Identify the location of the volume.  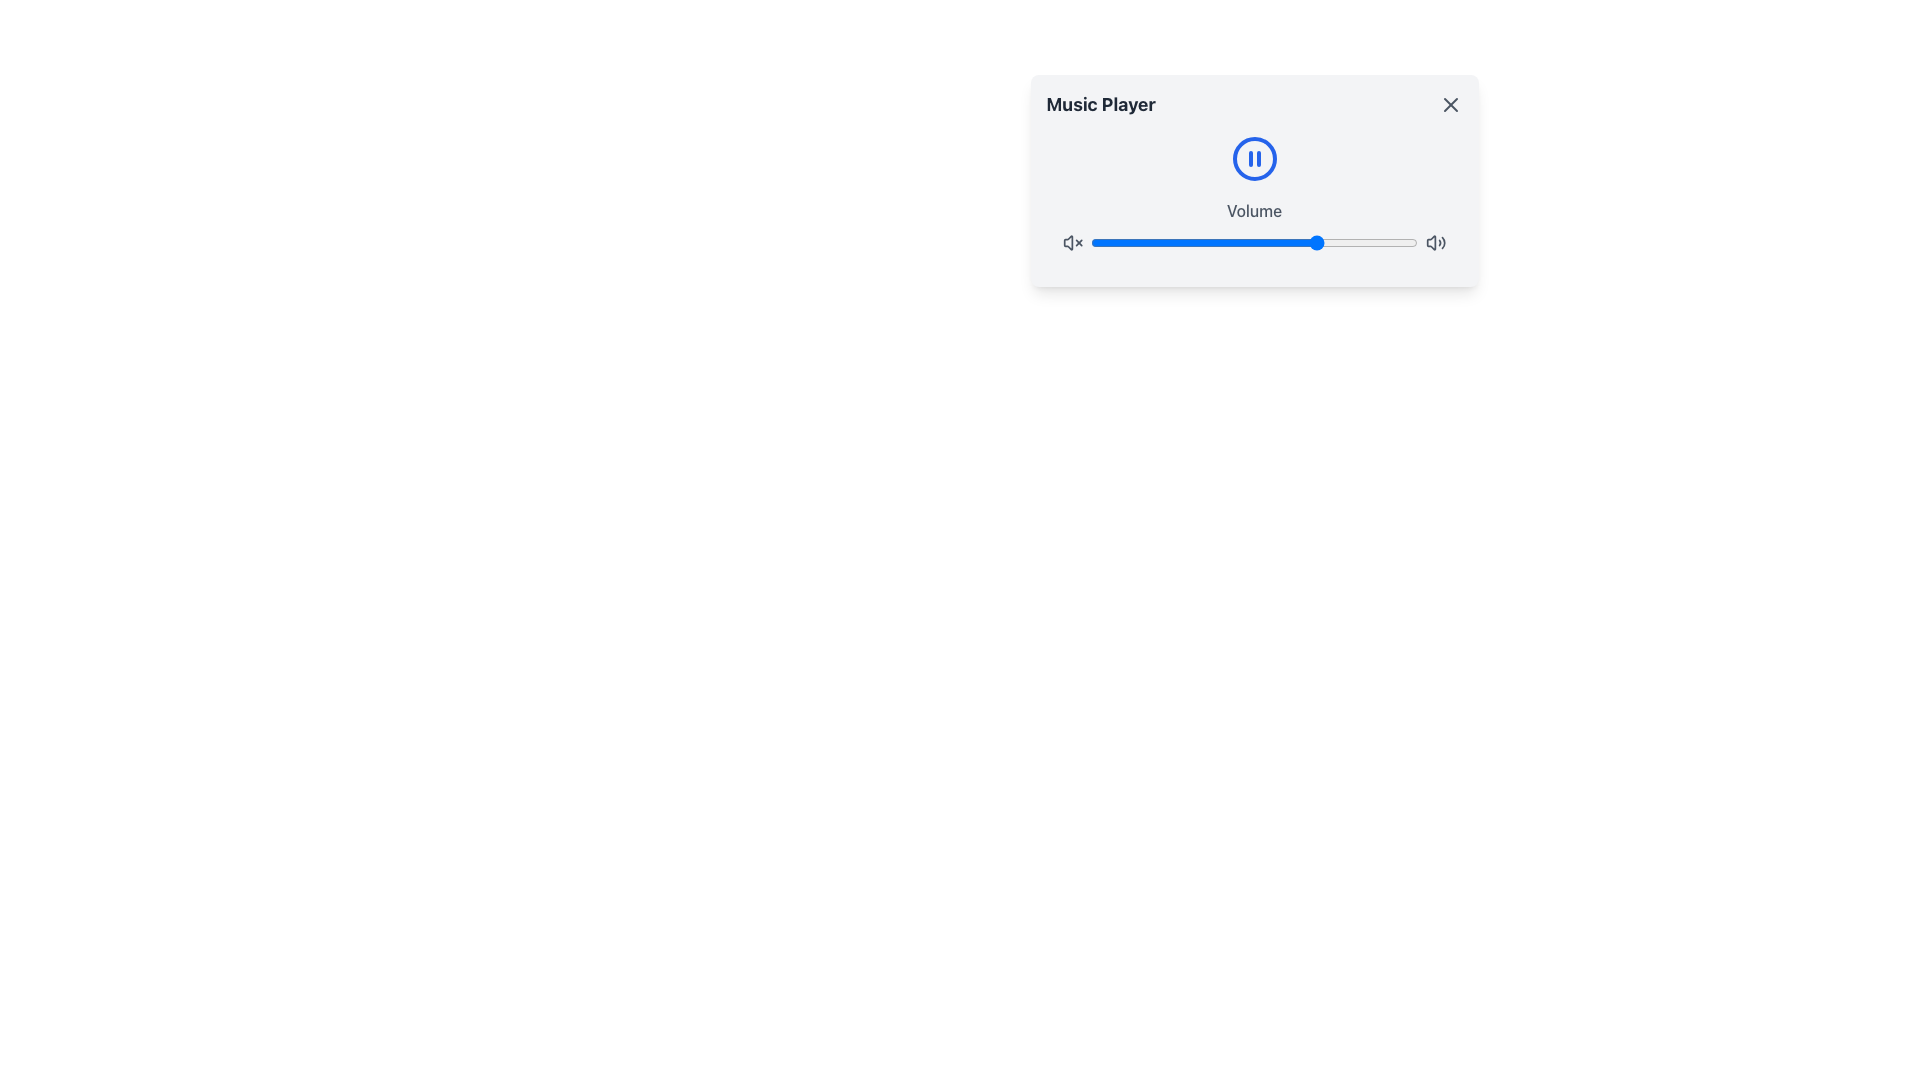
(1313, 242).